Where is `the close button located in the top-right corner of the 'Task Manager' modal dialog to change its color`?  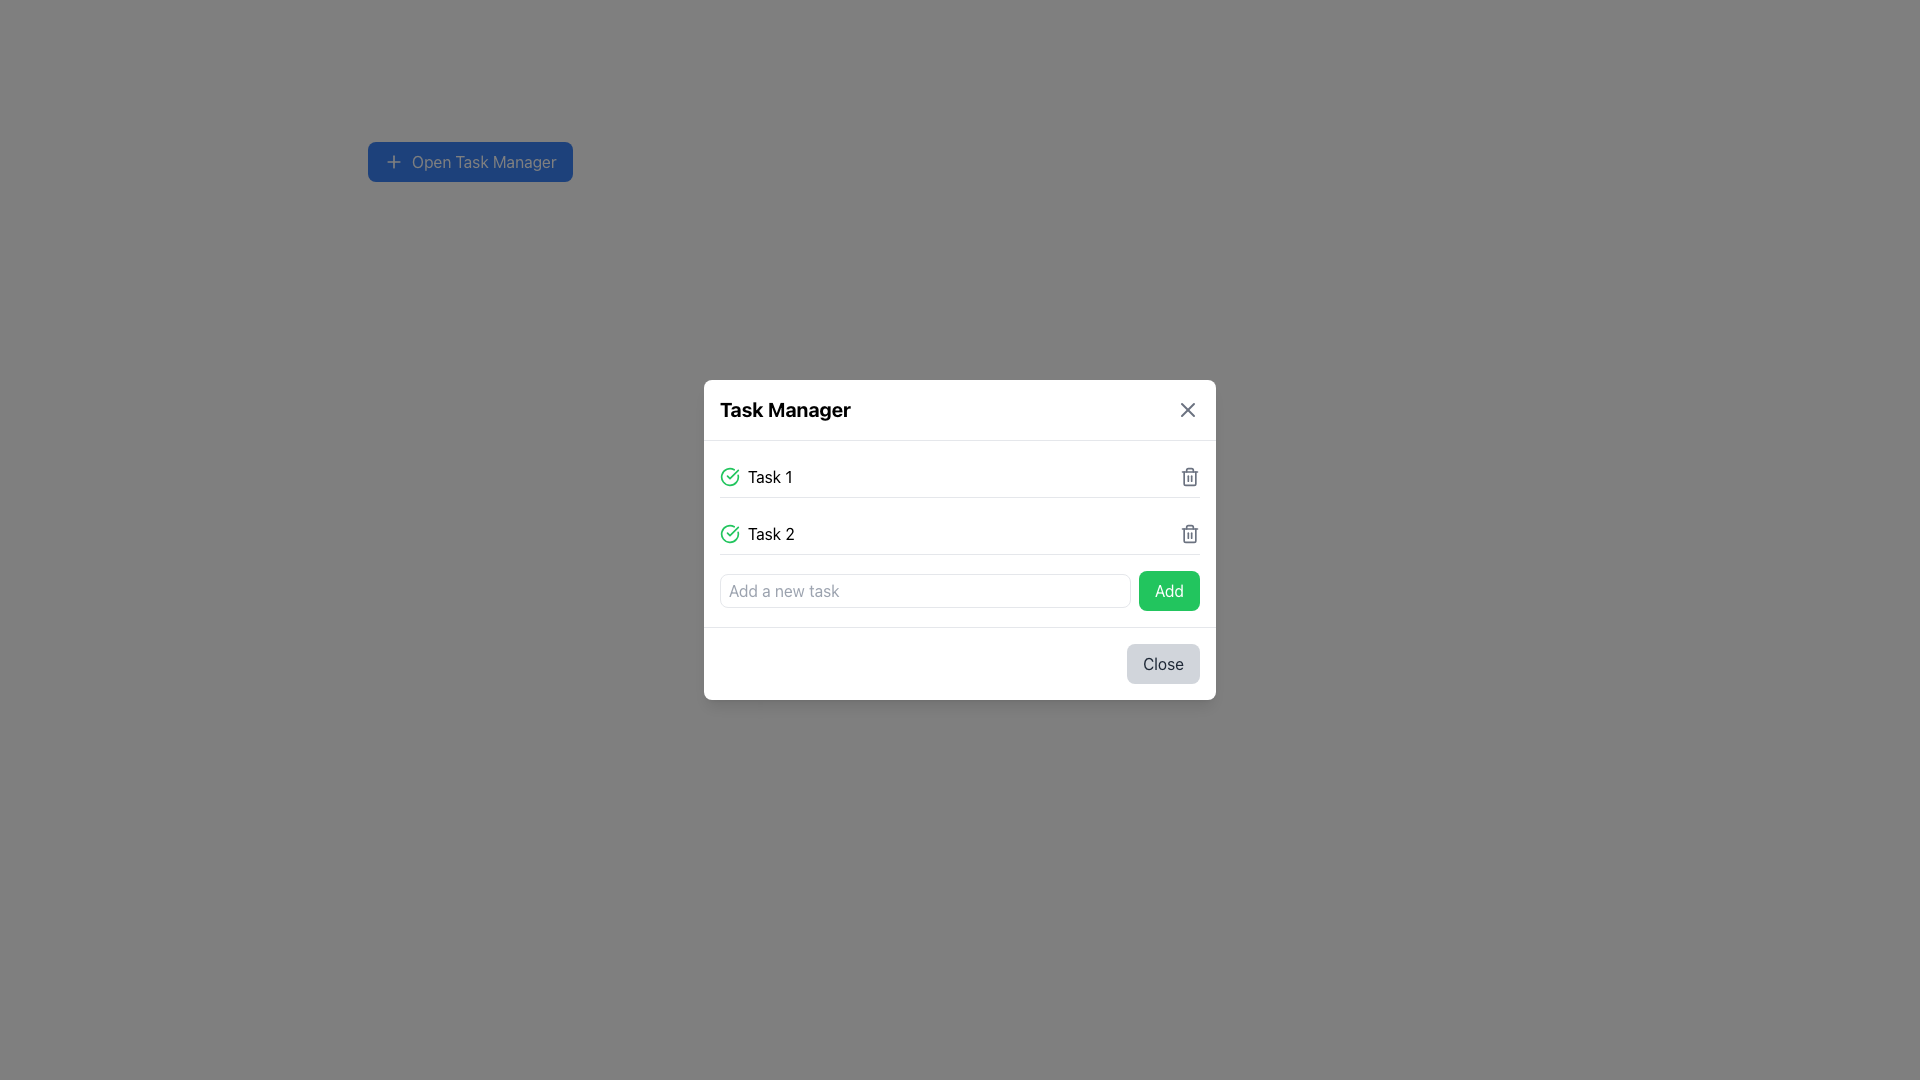 the close button located in the top-right corner of the 'Task Manager' modal dialog to change its color is located at coordinates (1188, 408).